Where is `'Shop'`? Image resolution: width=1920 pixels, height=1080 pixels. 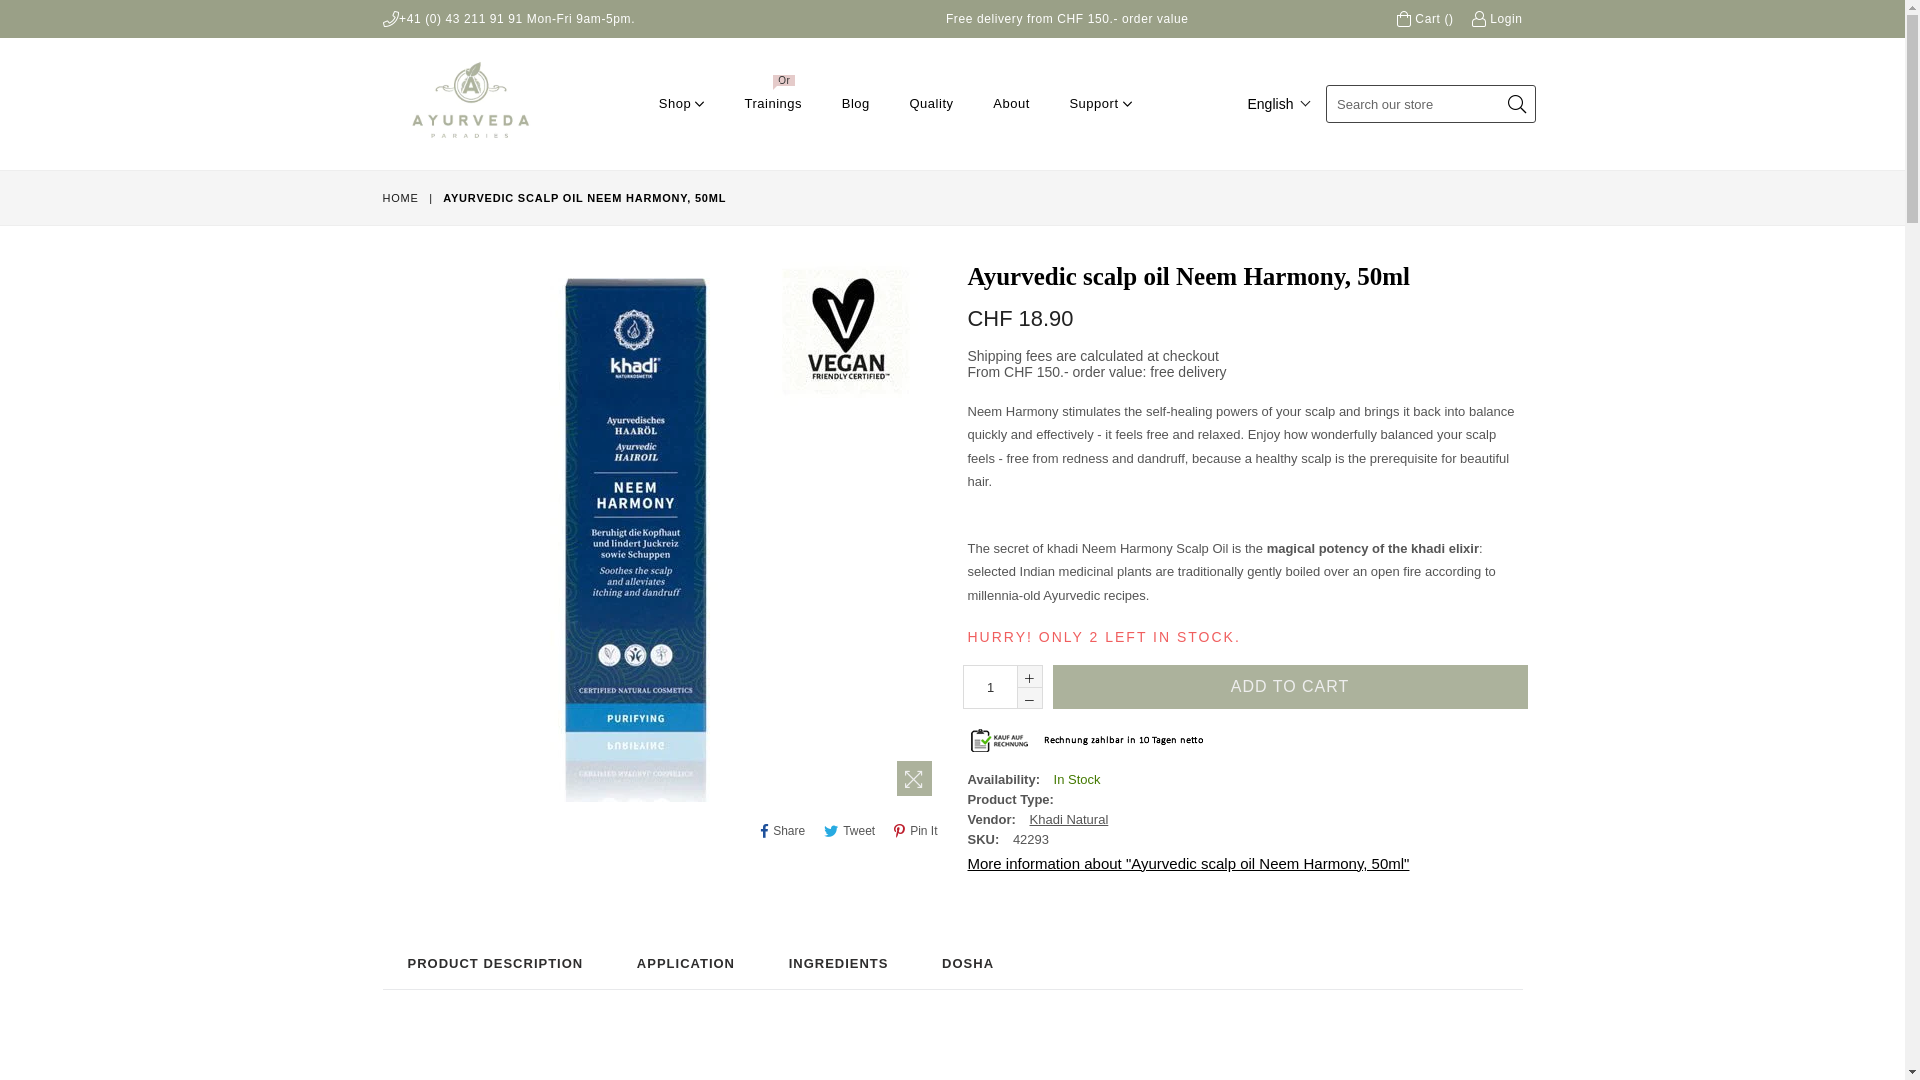 'Shop' is located at coordinates (681, 104).